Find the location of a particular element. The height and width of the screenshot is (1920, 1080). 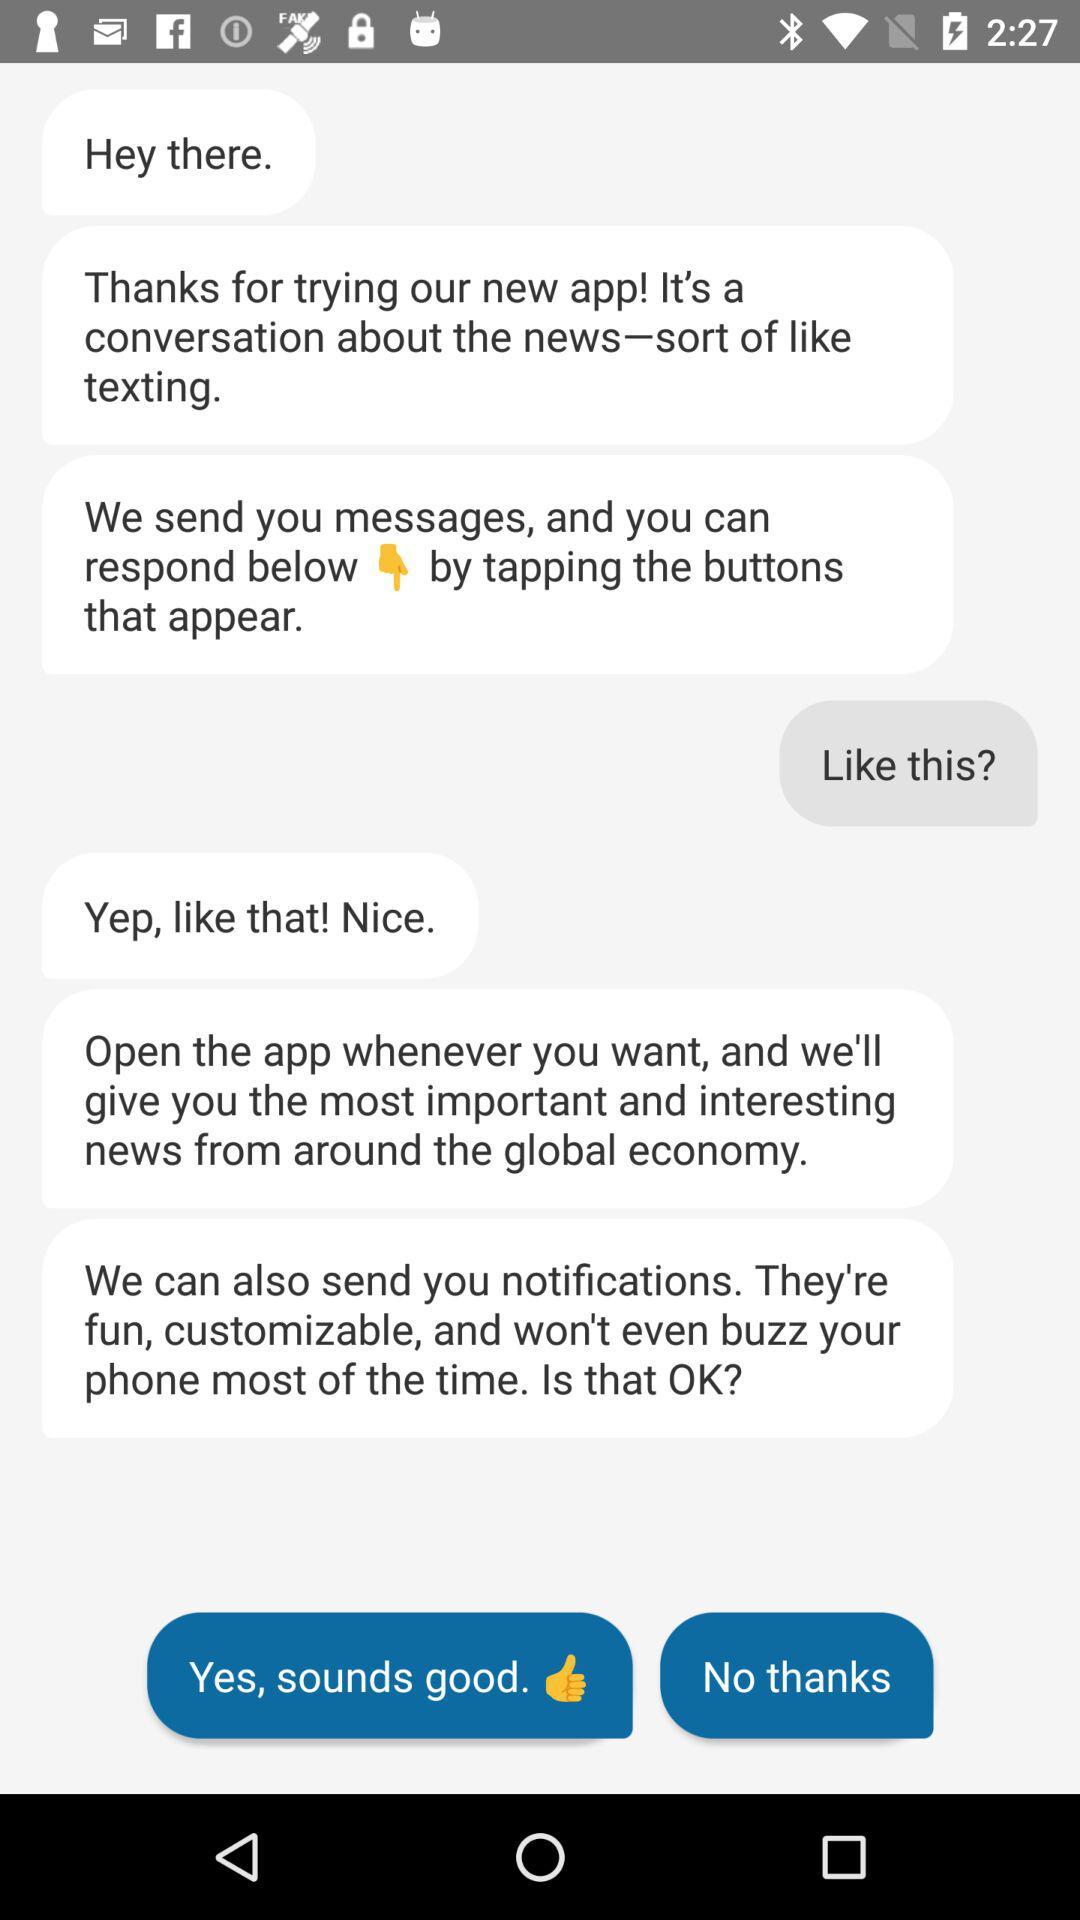

the no thanks at the bottom right corner is located at coordinates (795, 1675).